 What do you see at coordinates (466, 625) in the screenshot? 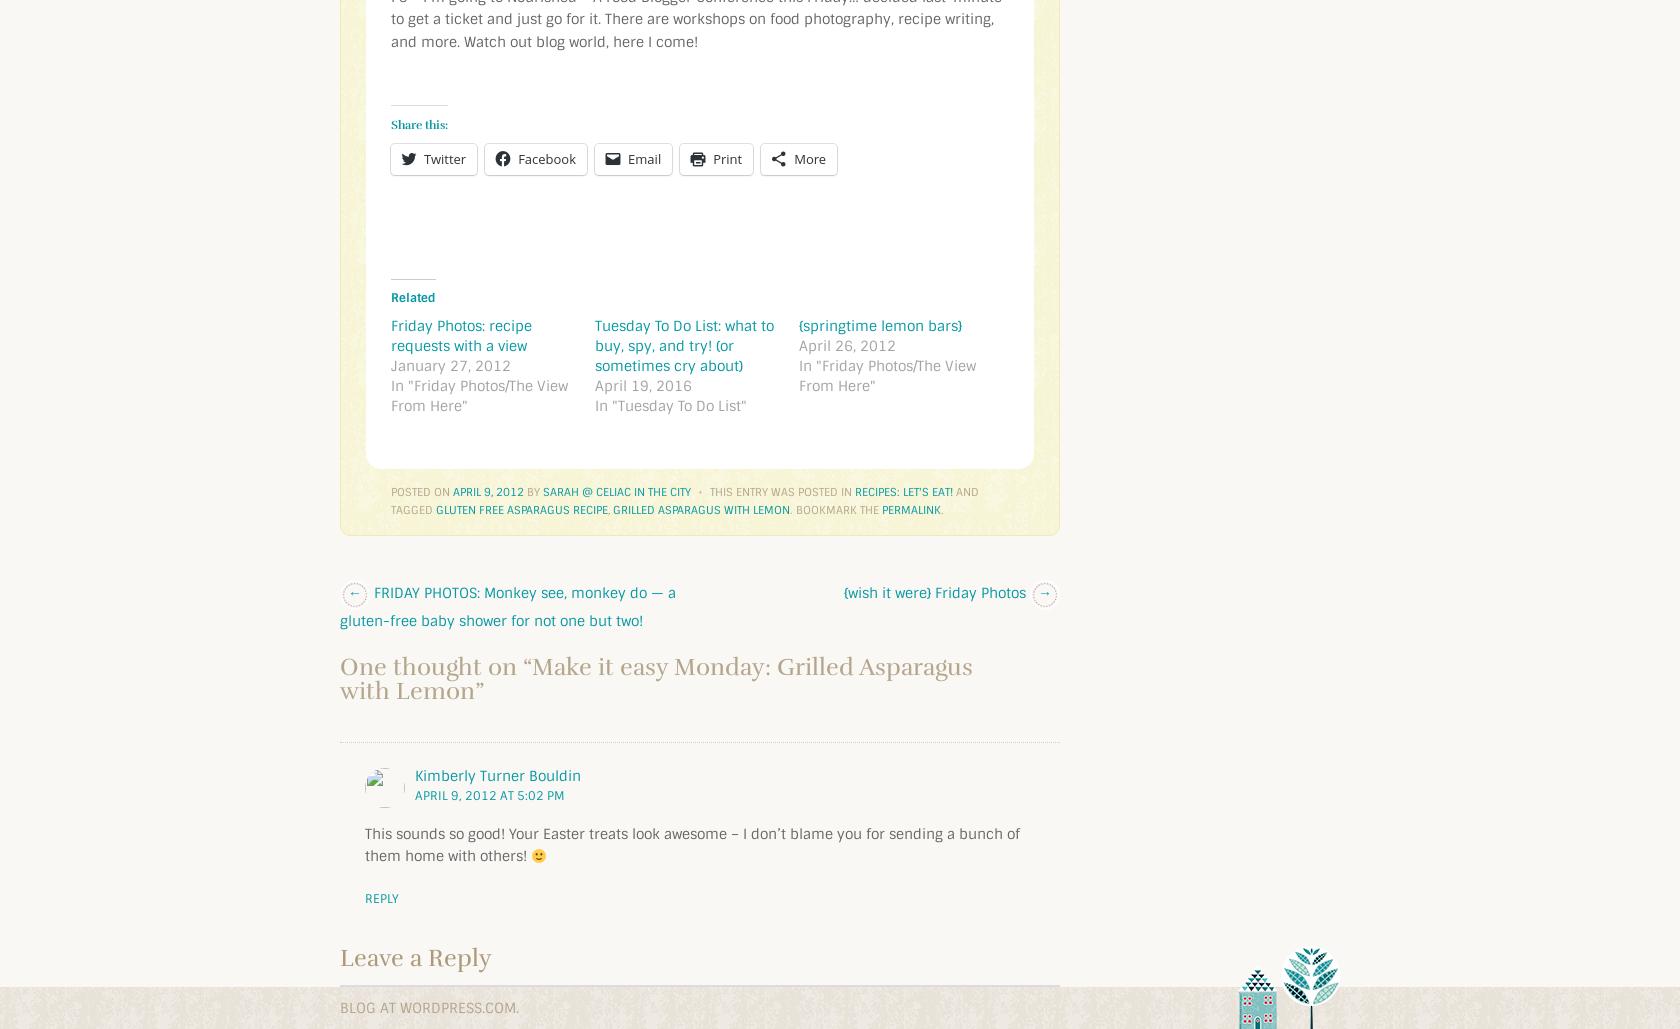
I see `'Post navigation'` at bounding box center [466, 625].